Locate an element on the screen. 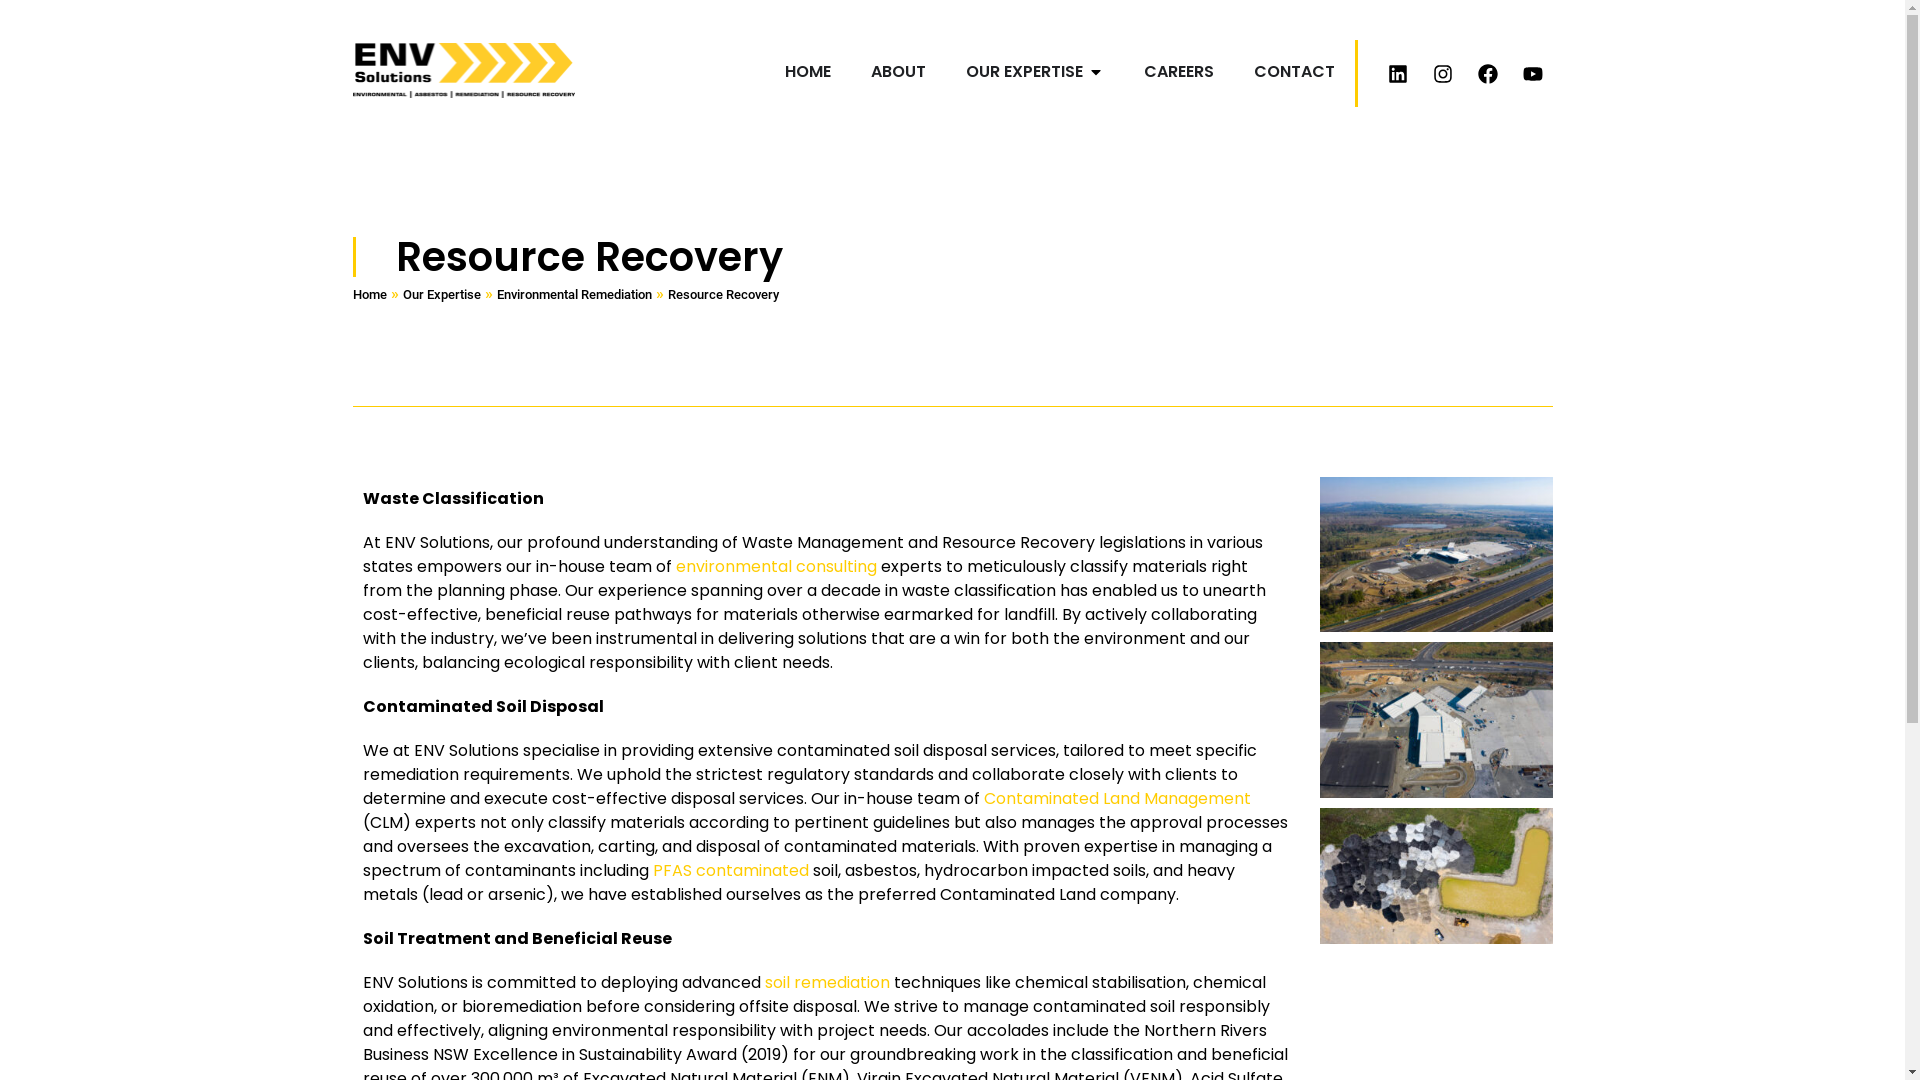 The width and height of the screenshot is (1920, 1080). 'CONTACT' is located at coordinates (1294, 71).